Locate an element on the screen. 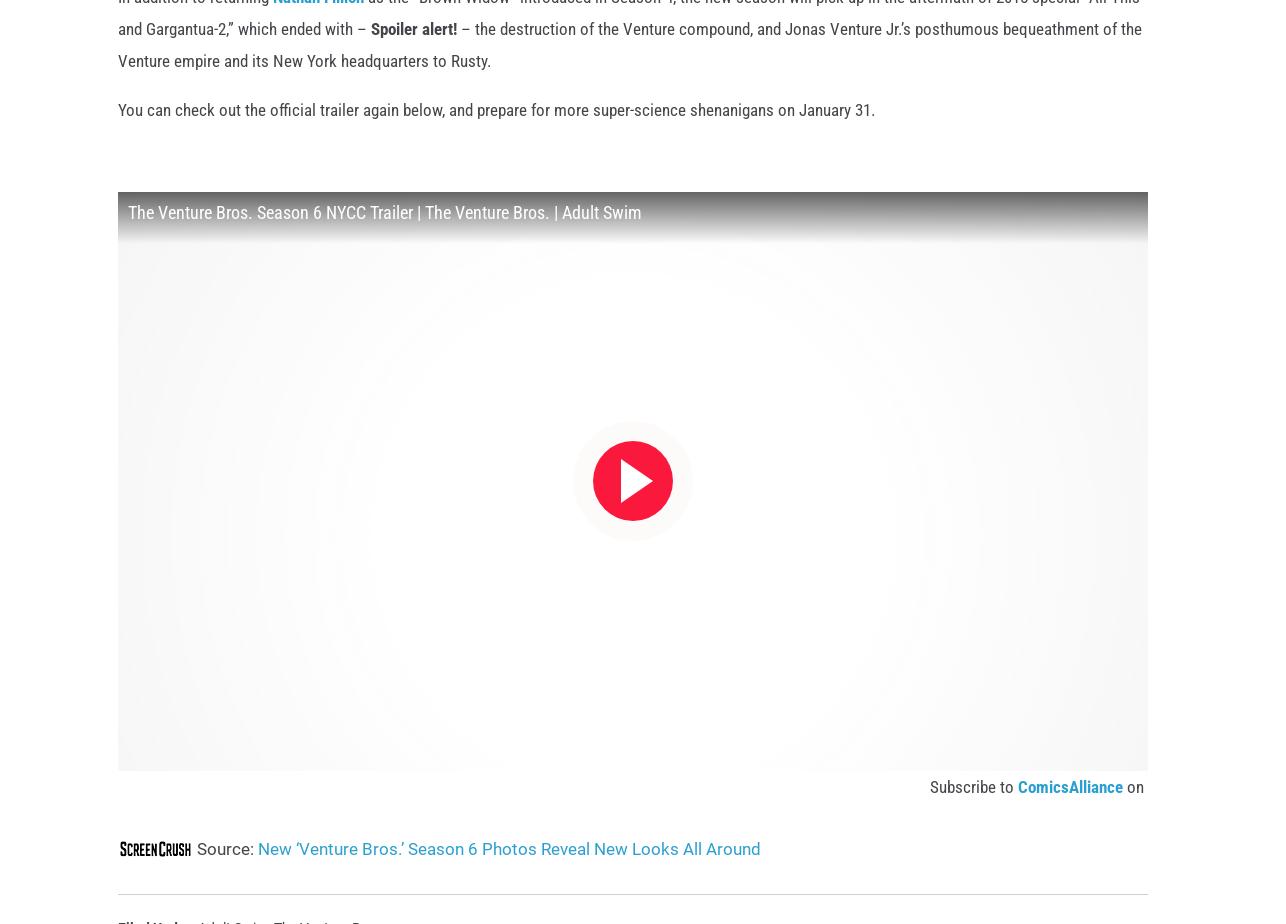 Image resolution: width=1286 pixels, height=924 pixels. 'on' is located at coordinates (1134, 819).